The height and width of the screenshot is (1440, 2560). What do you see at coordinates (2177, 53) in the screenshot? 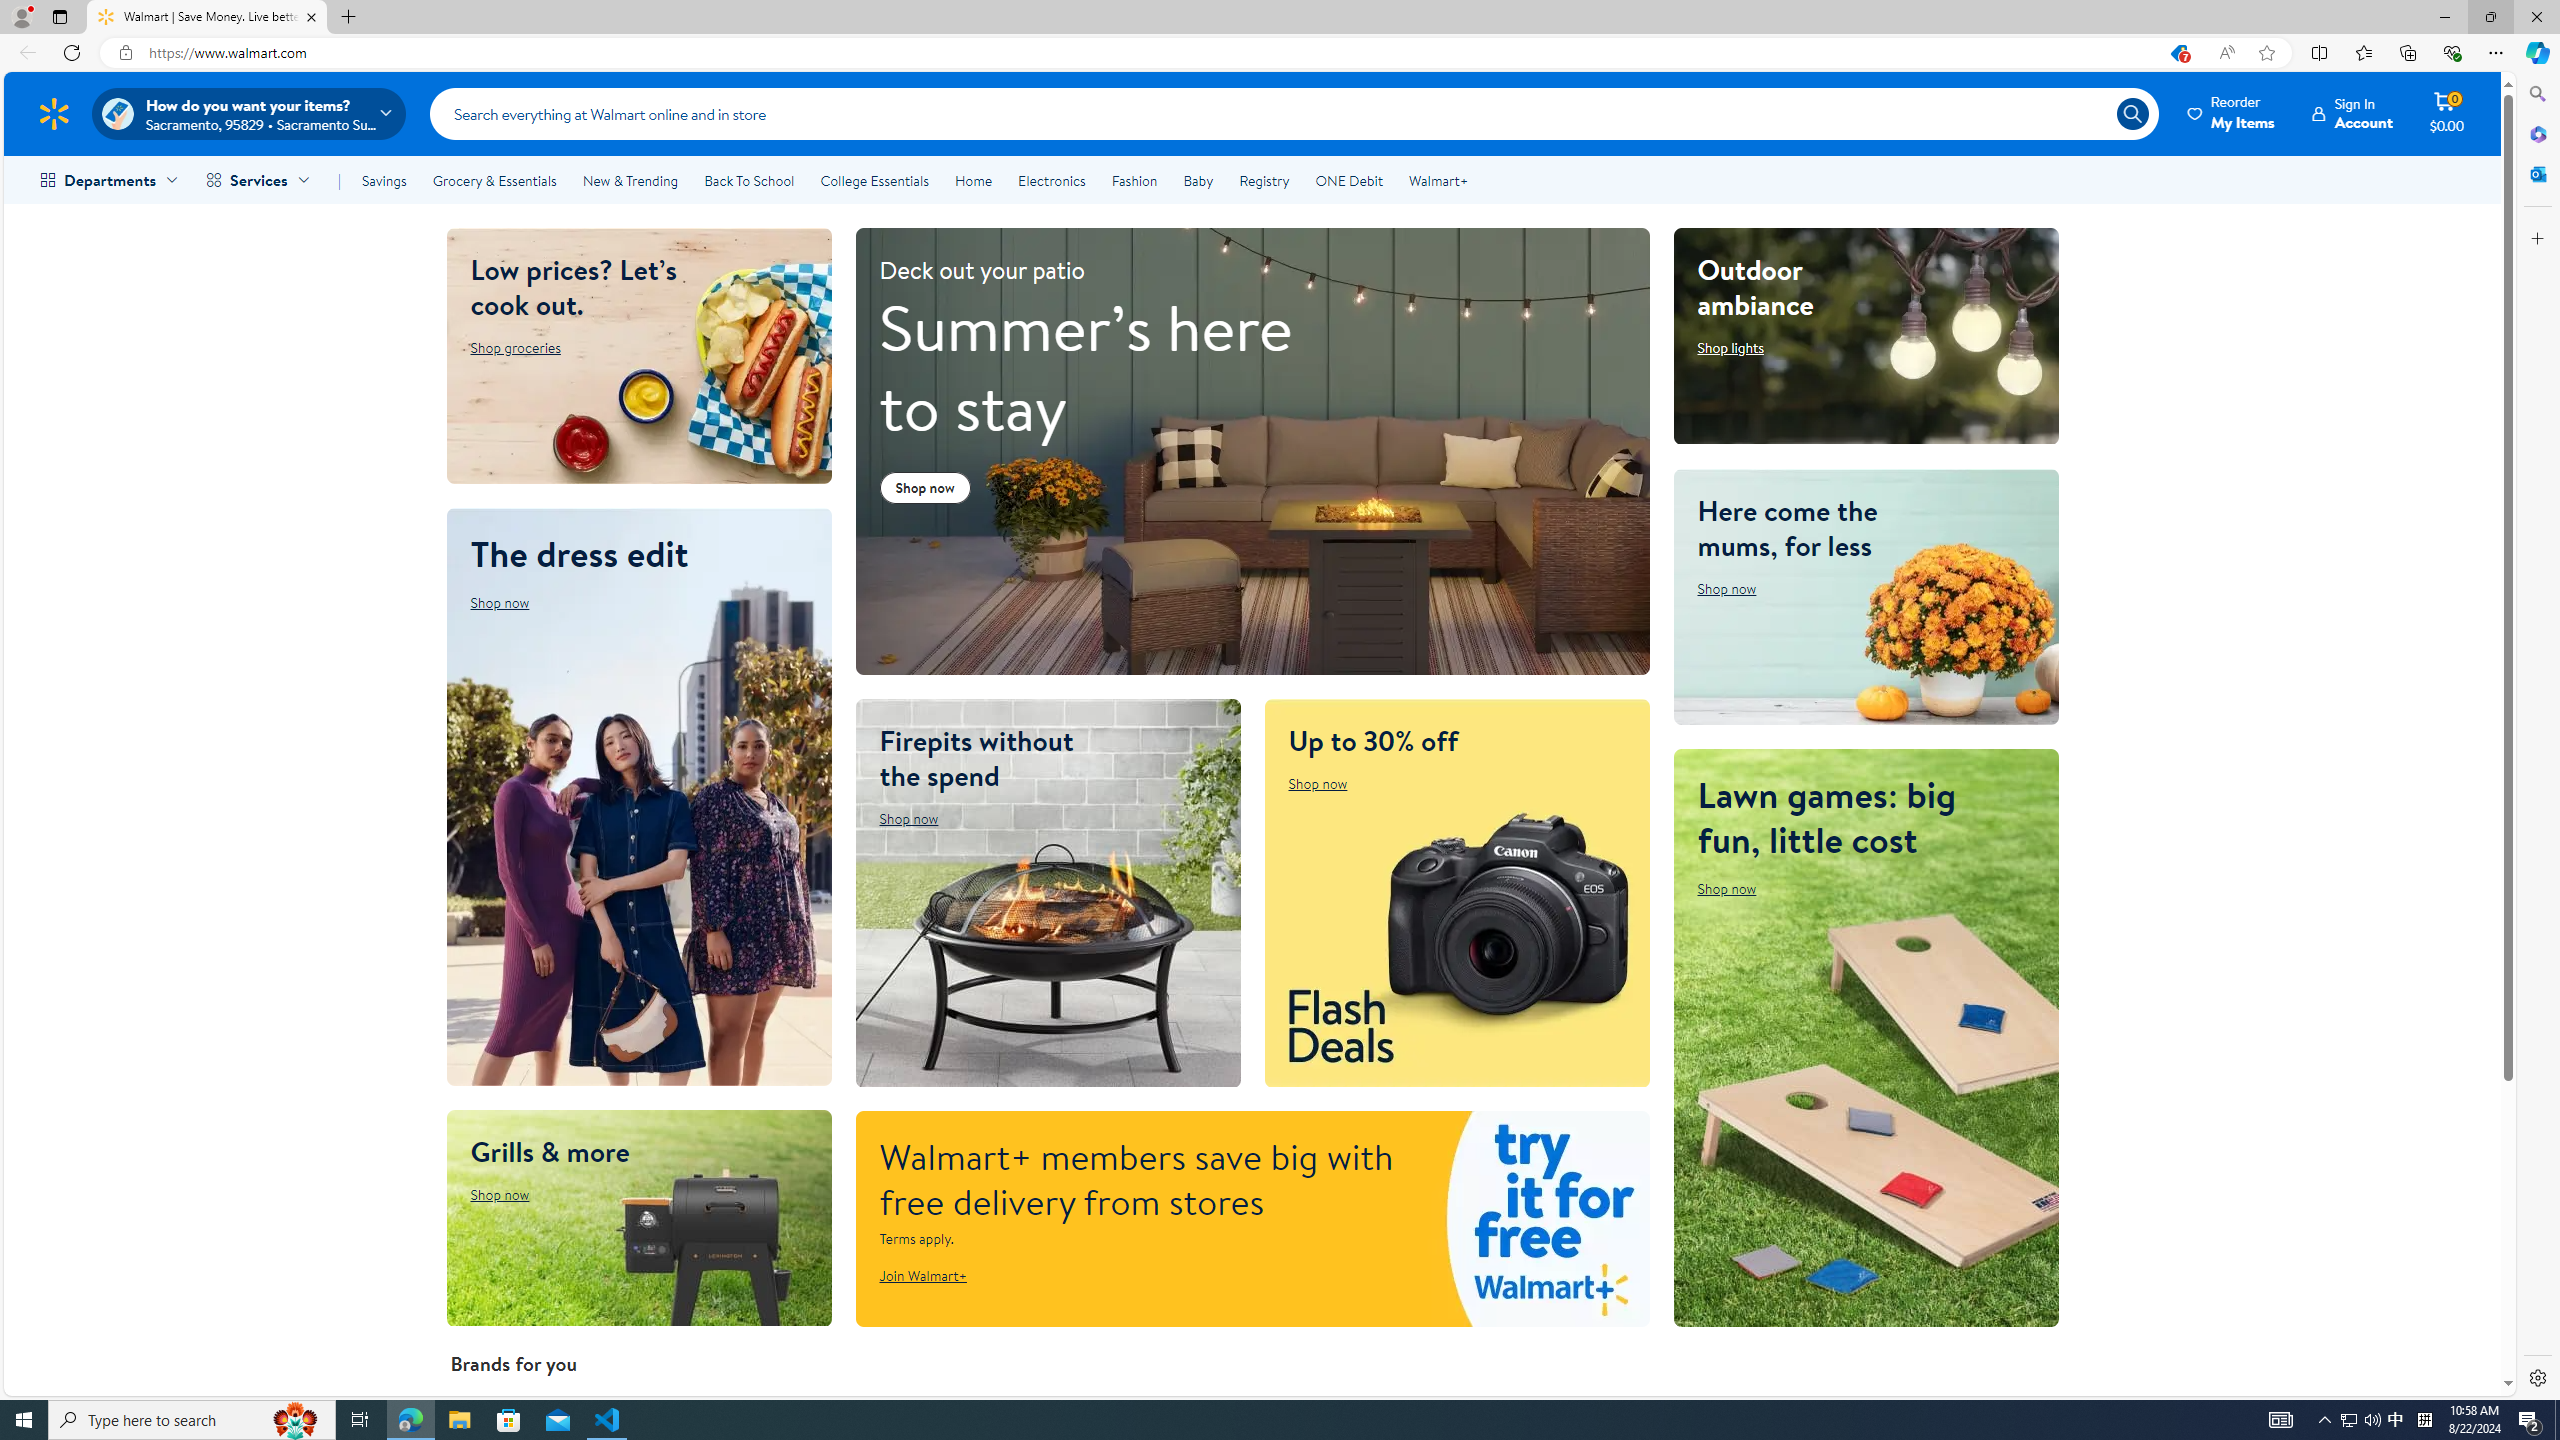
I see `'This site has coupons! Shopping in Microsoft Edge, 7'` at bounding box center [2177, 53].